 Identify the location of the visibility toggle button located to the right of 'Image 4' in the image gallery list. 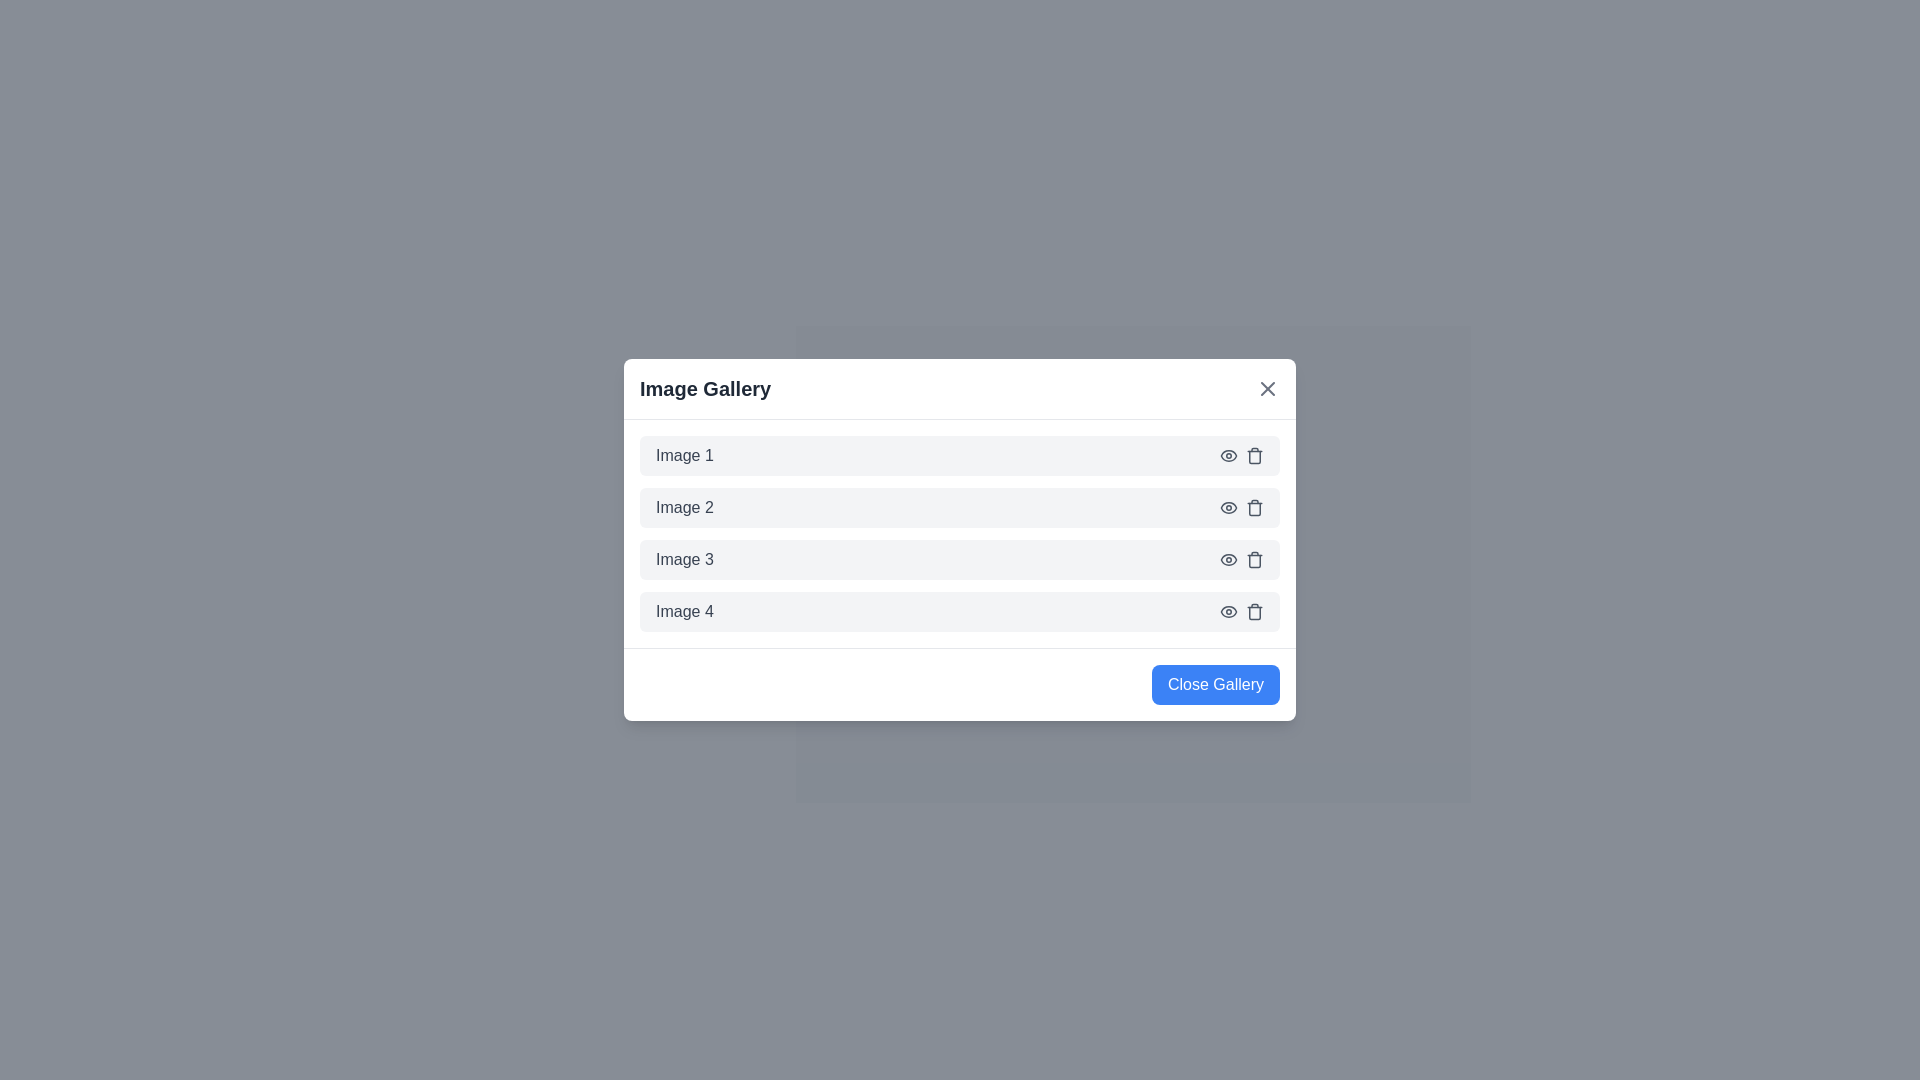
(1227, 611).